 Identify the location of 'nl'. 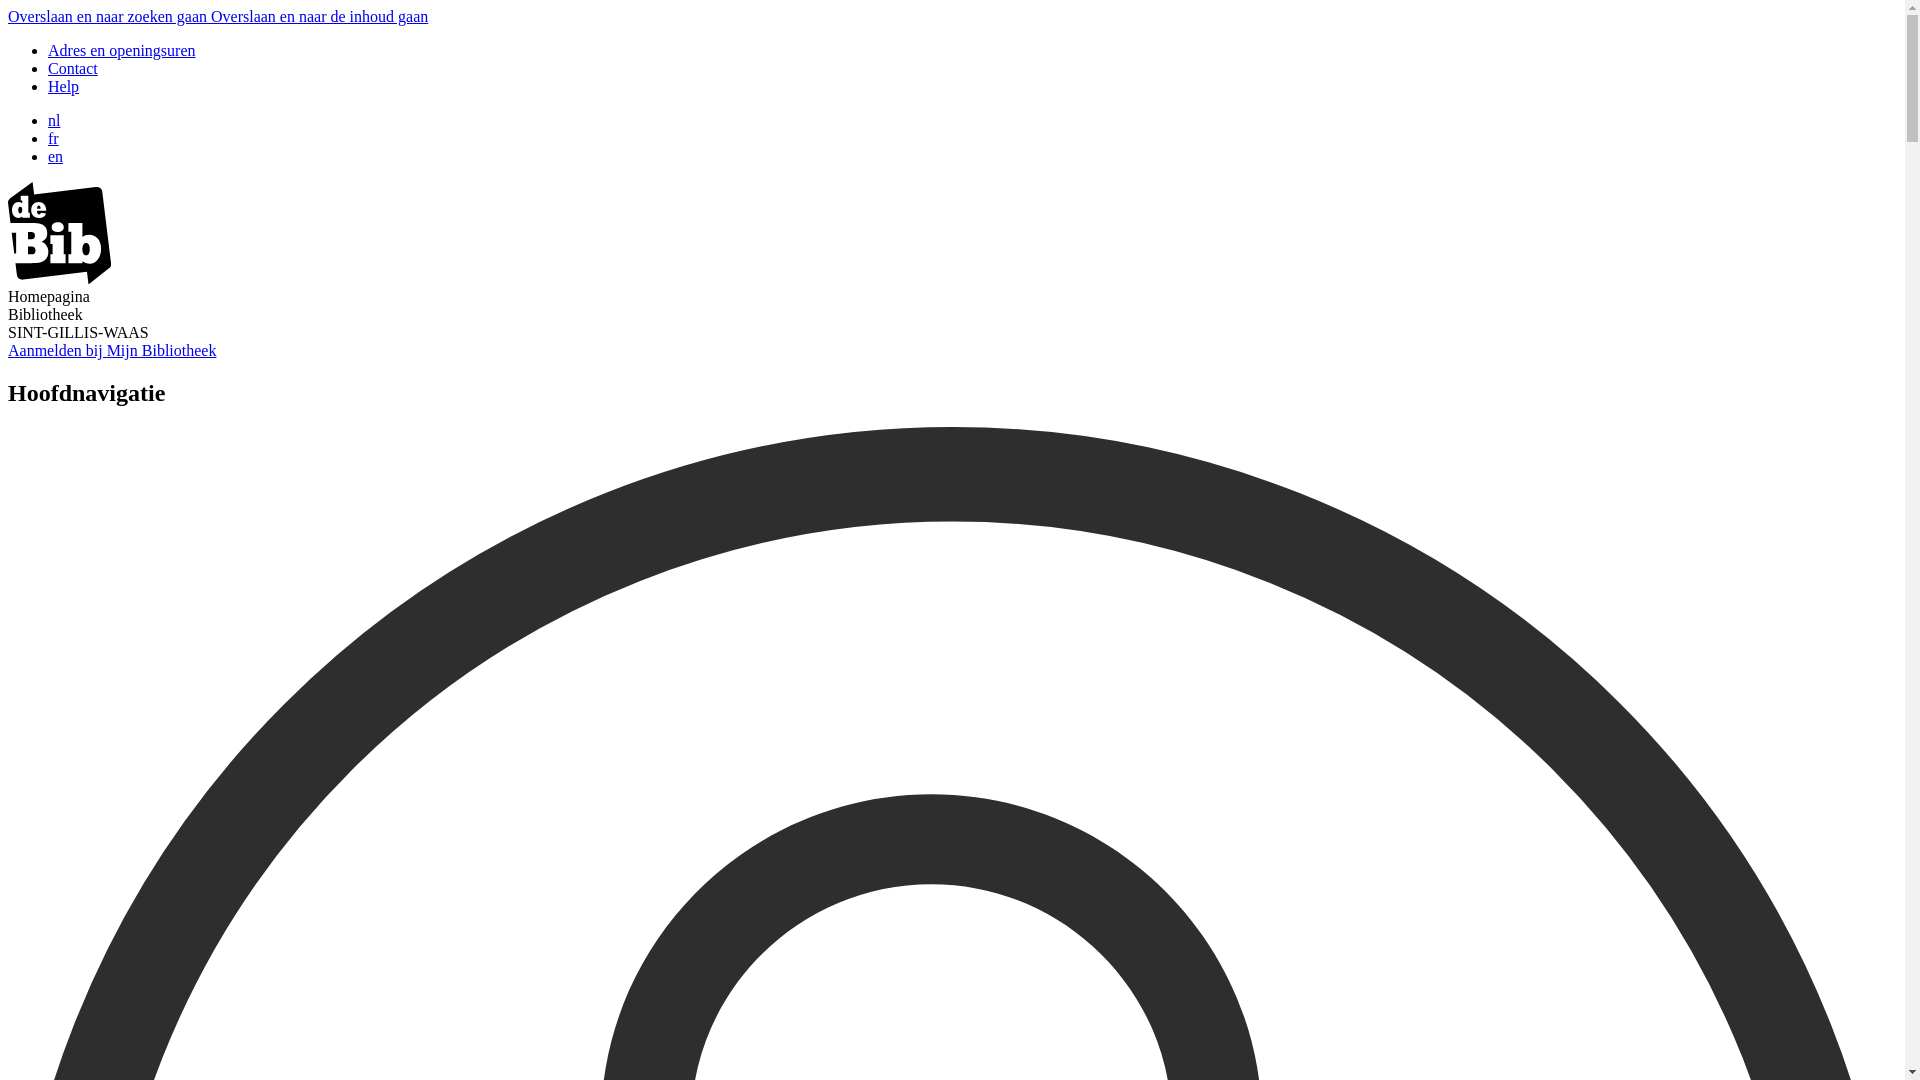
(48, 120).